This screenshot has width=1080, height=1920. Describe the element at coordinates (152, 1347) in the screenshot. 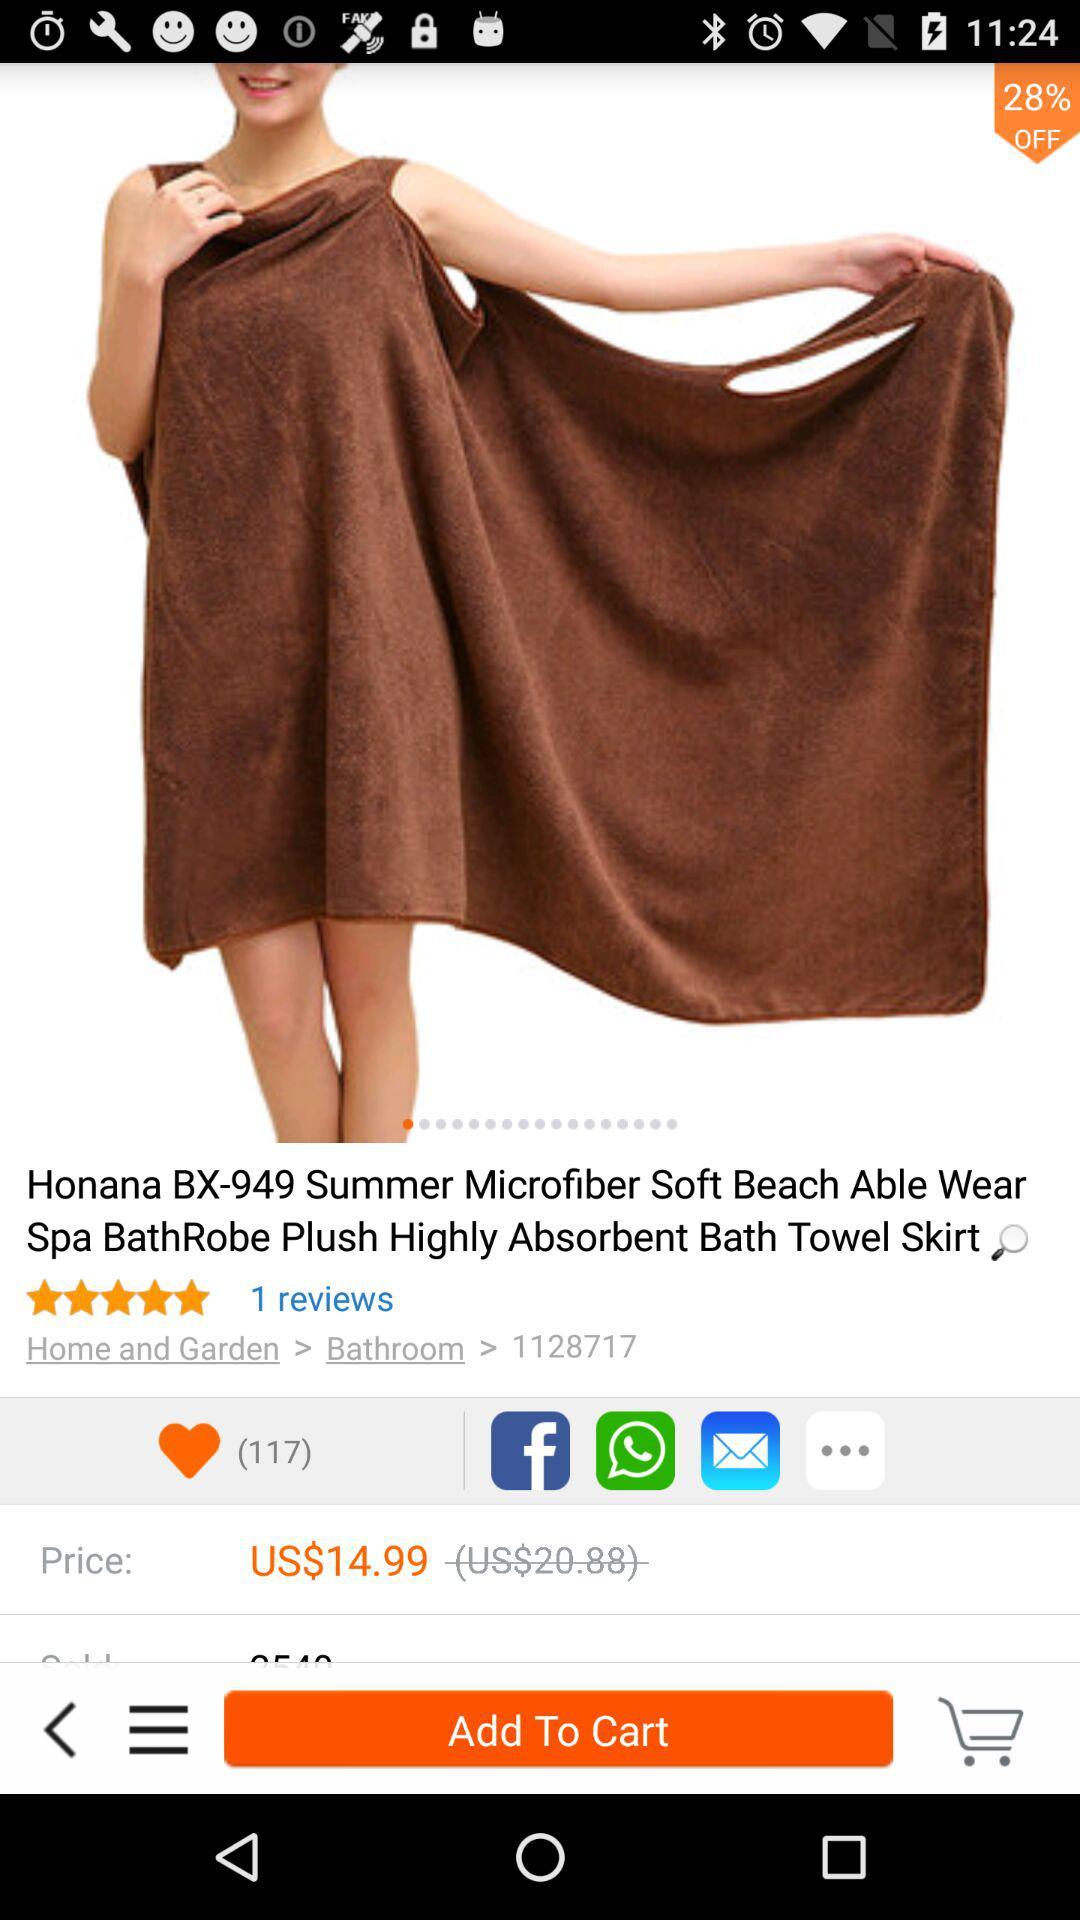

I see `the home and garden icon` at that location.